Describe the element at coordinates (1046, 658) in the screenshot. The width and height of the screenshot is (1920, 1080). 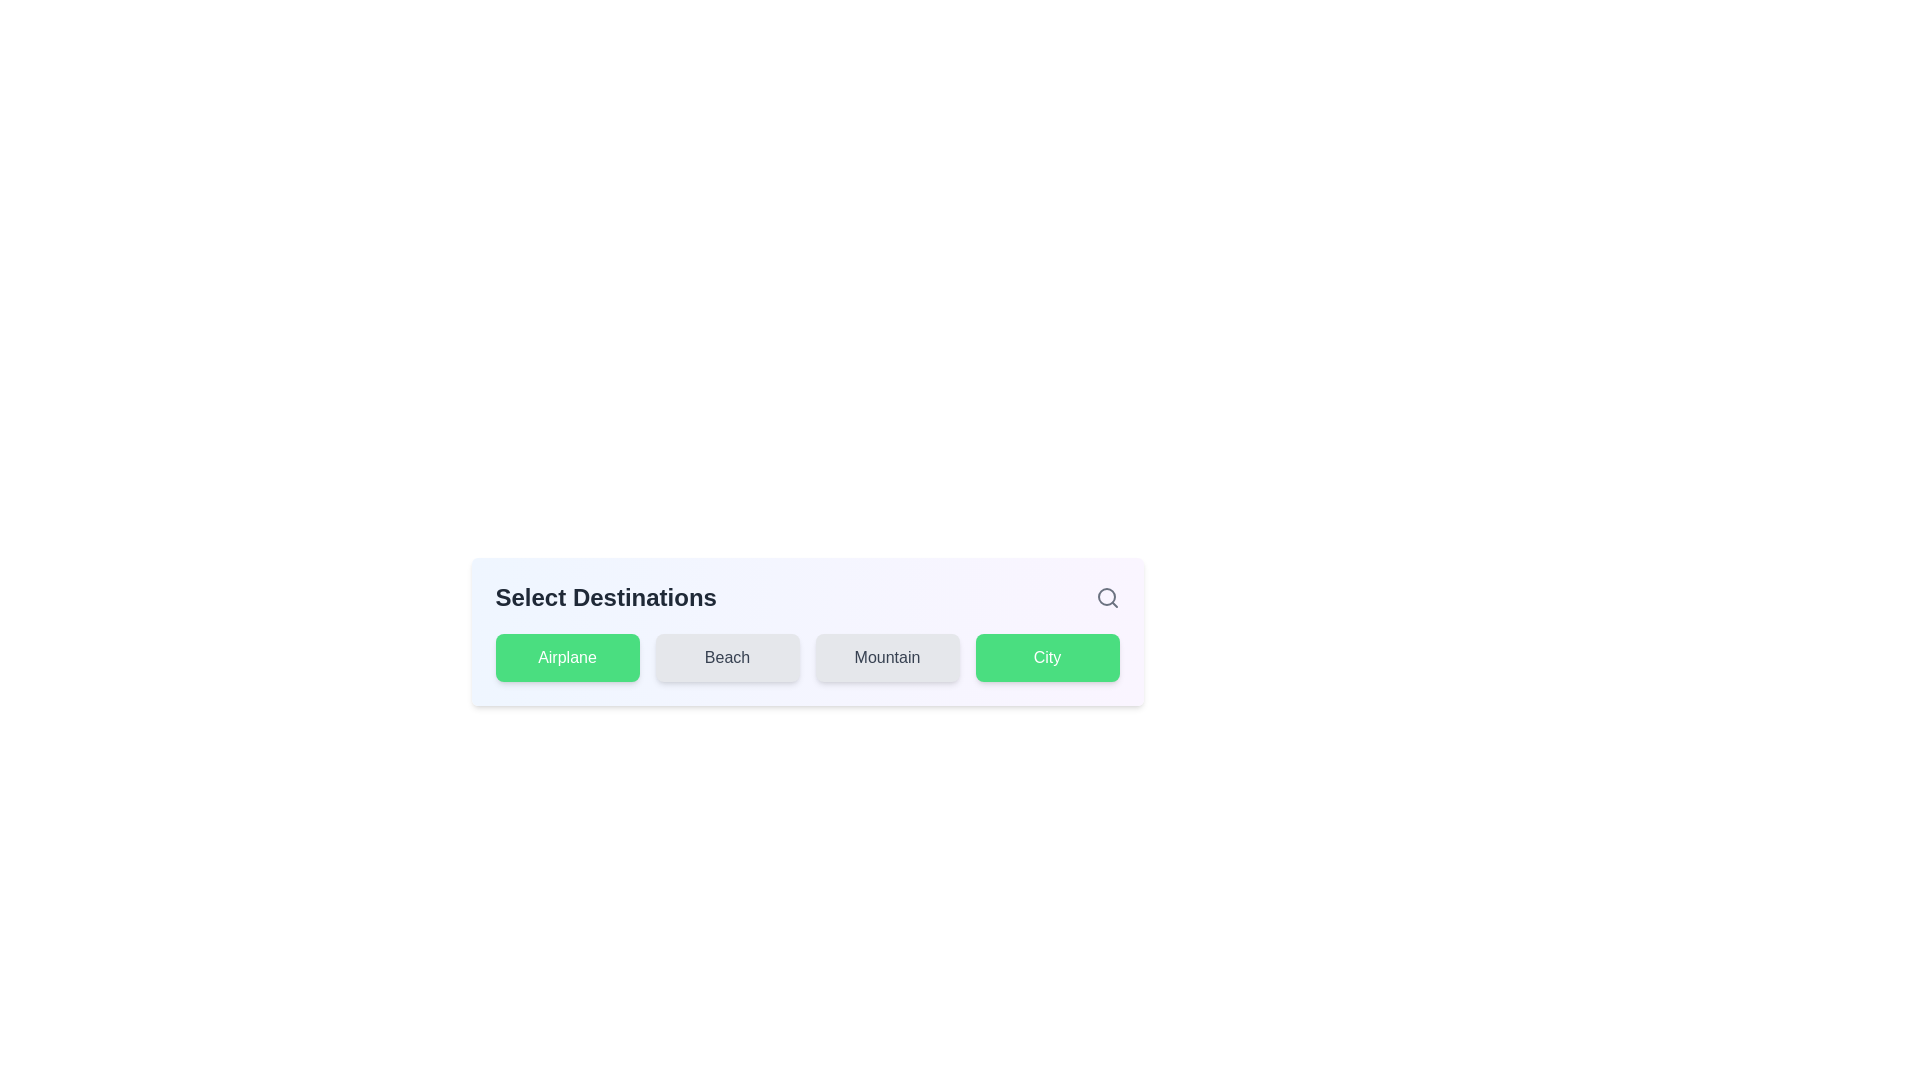
I see `the item labeled City in the grid` at that location.